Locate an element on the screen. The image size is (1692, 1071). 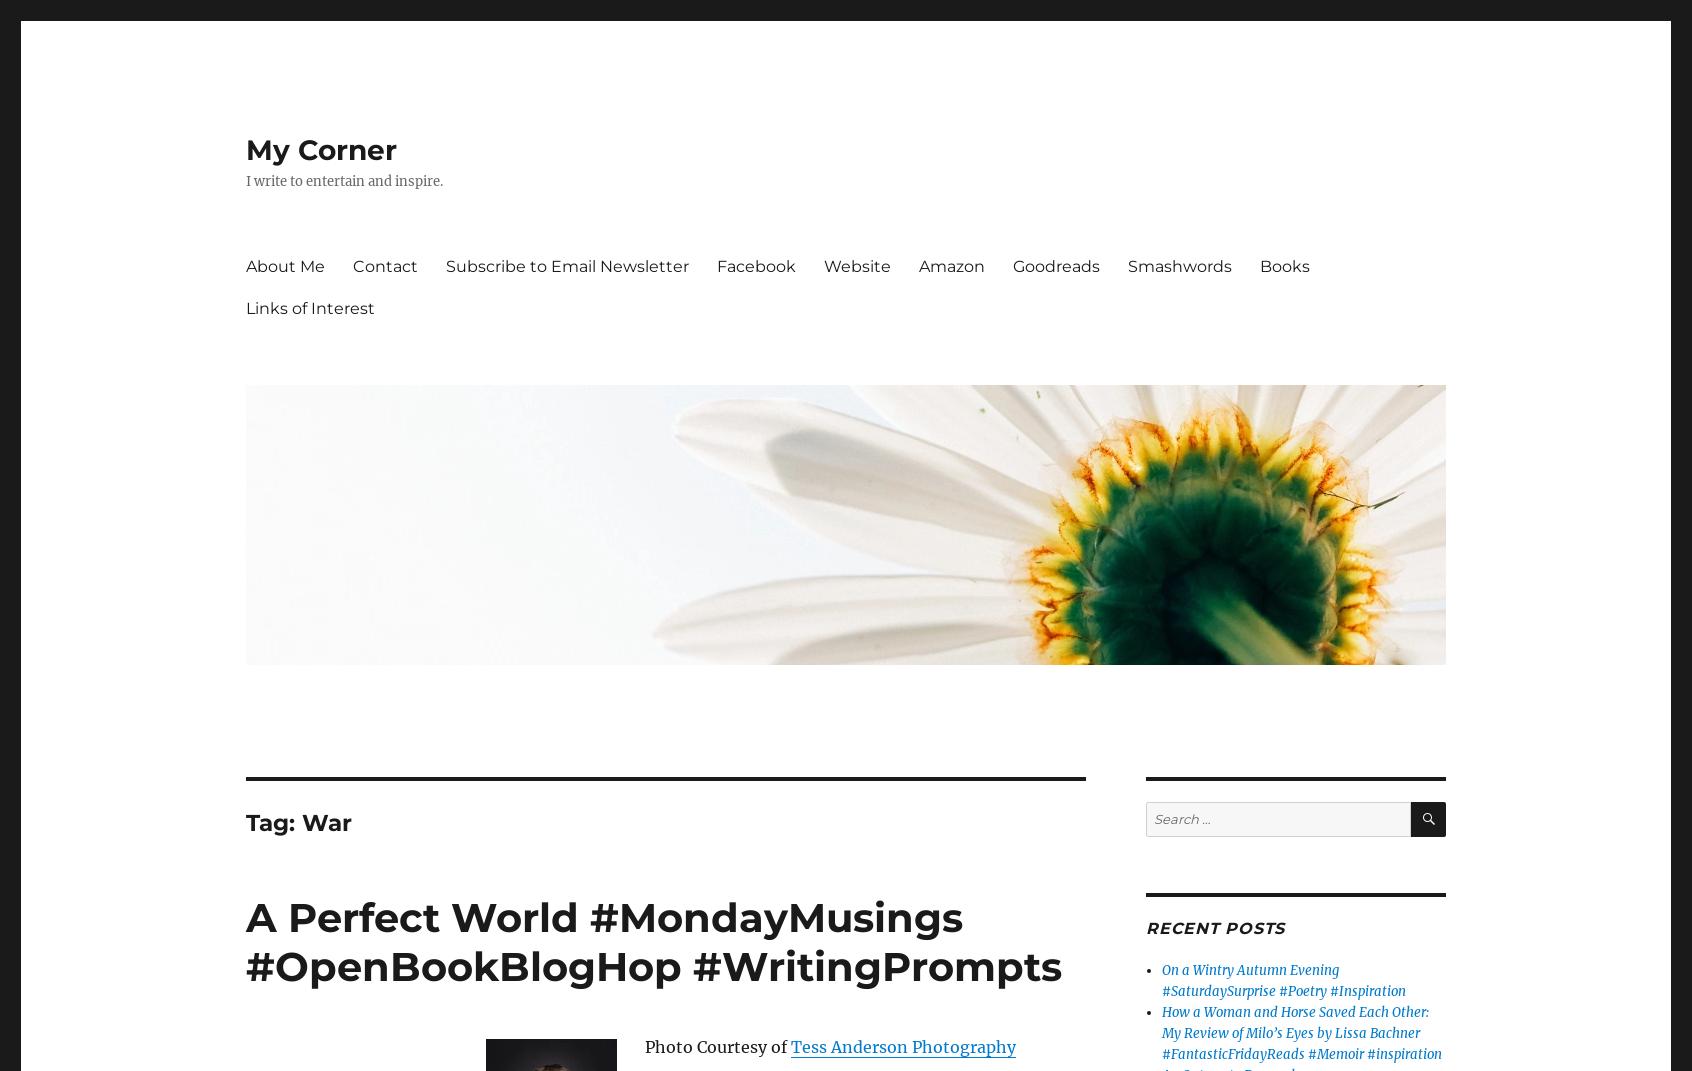
'Smashwords' is located at coordinates (1179, 265).